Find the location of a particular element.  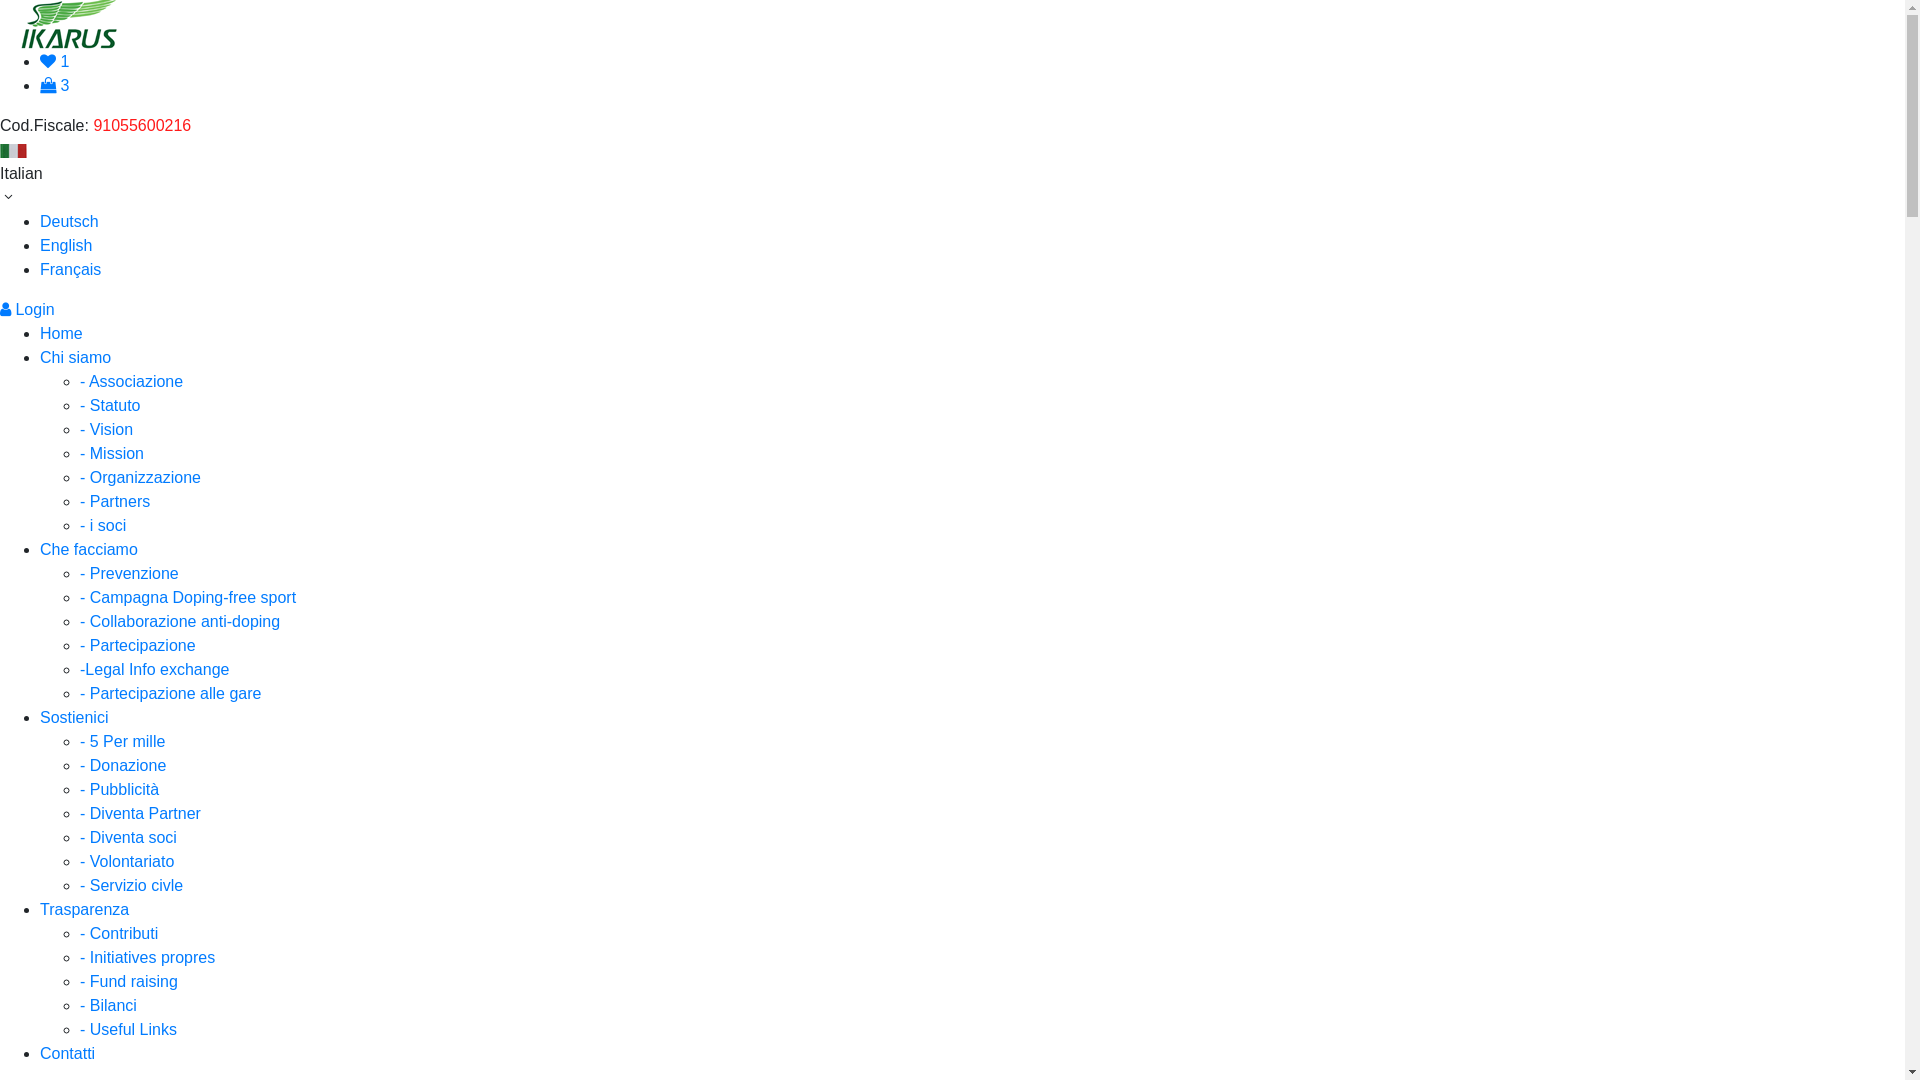

'- Volontariato' is located at coordinates (125, 860).